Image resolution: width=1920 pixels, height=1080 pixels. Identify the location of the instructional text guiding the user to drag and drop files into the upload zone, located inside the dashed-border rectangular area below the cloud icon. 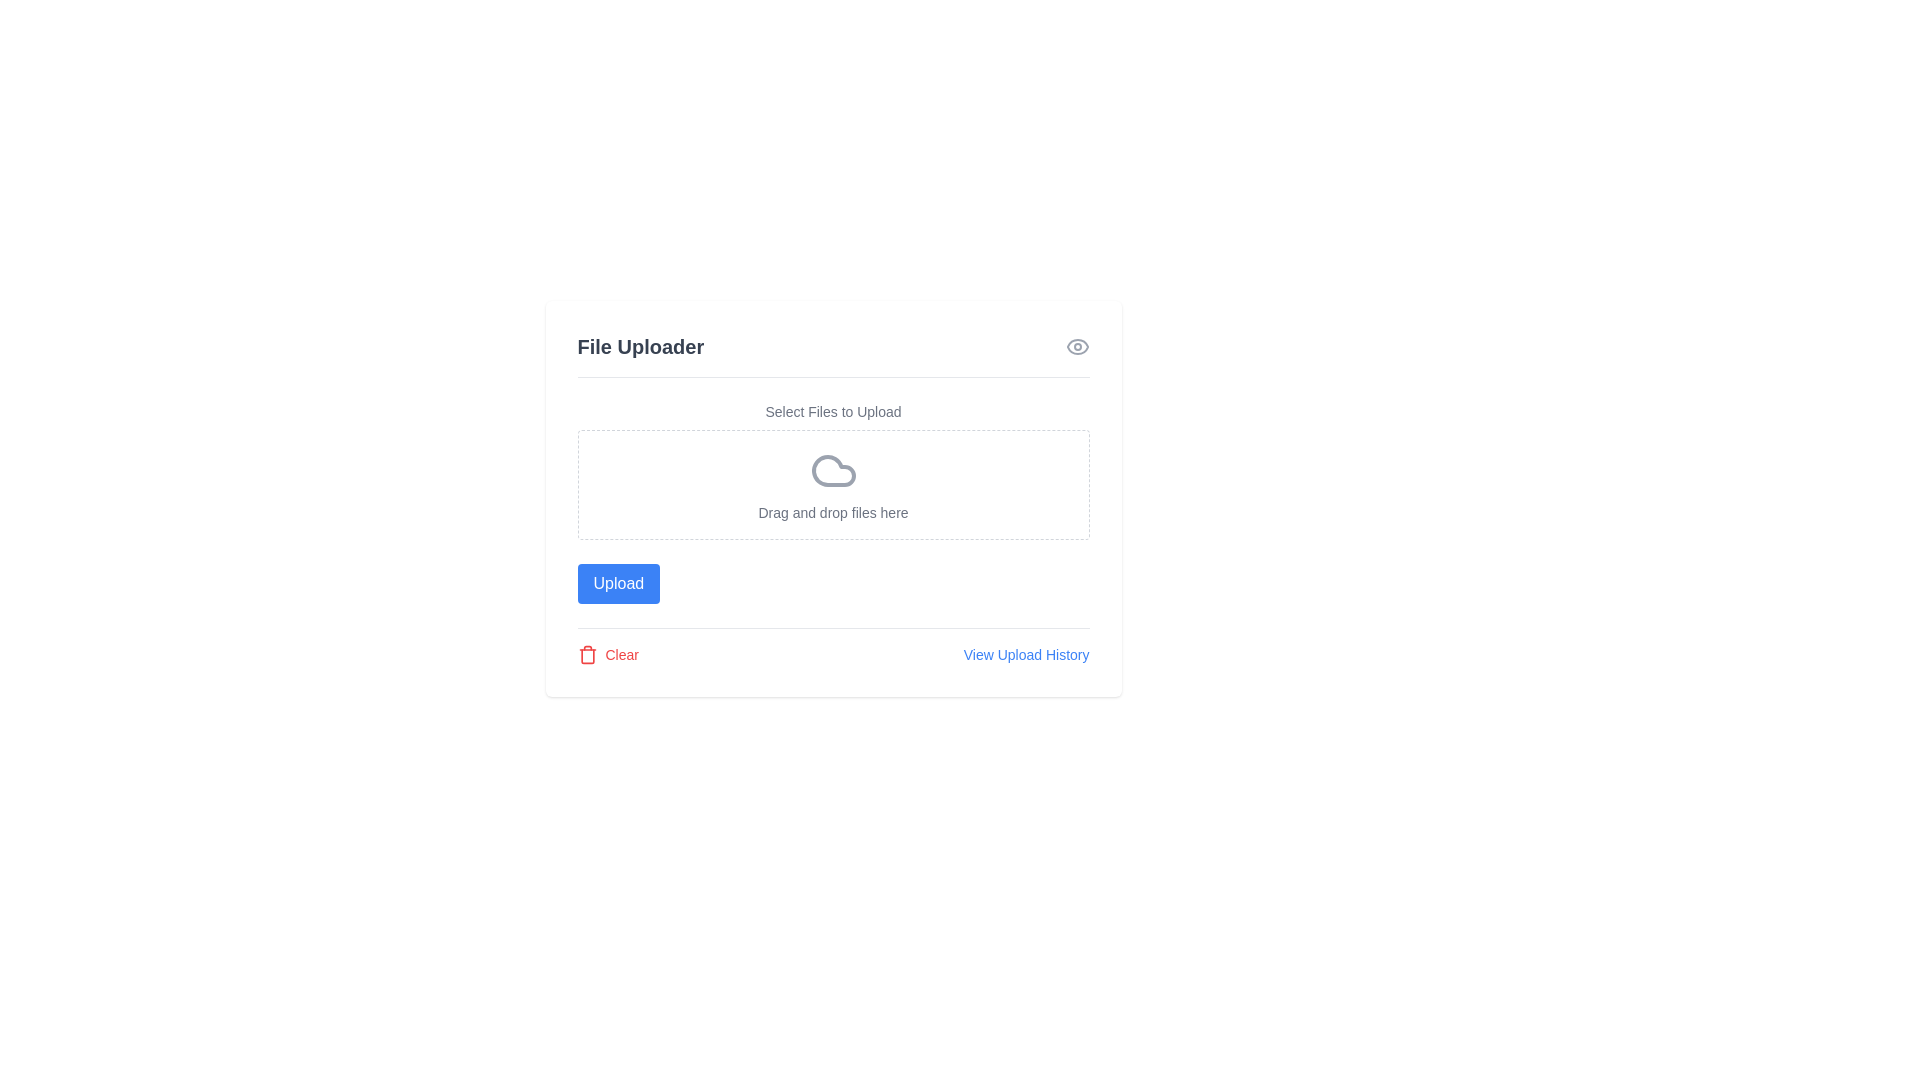
(833, 512).